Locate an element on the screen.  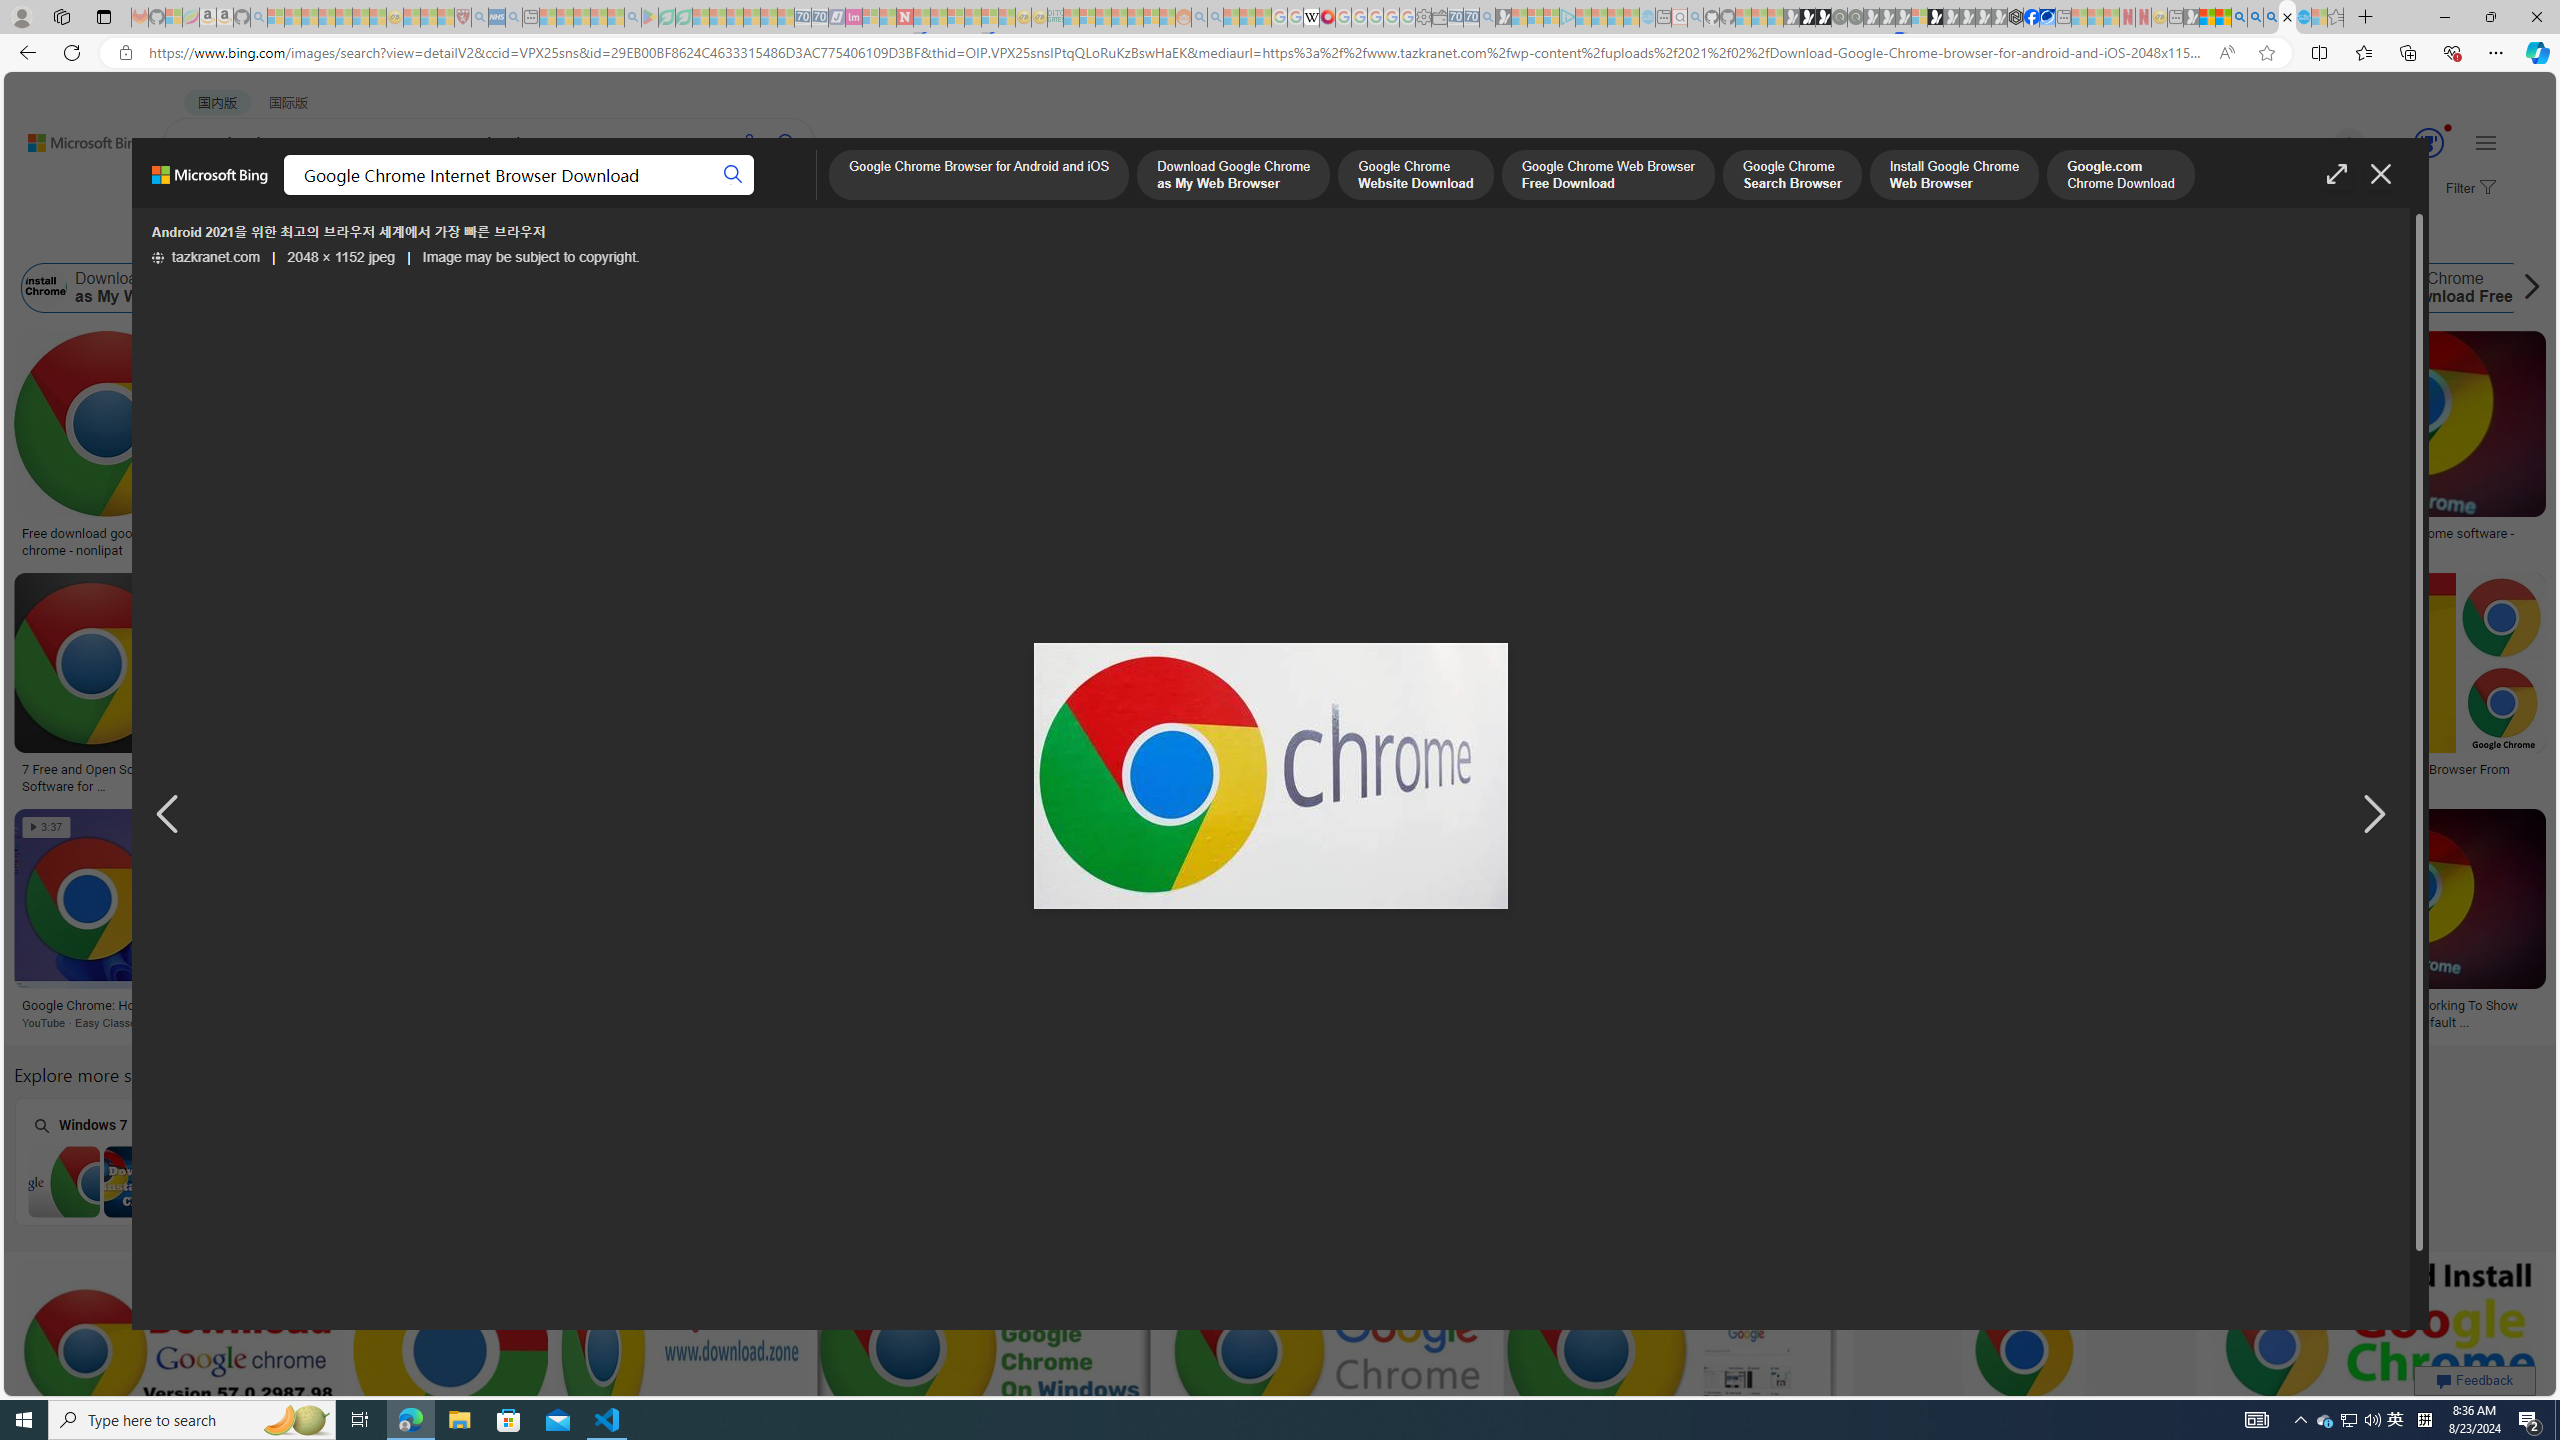
'Full screen' is located at coordinates (2335, 173).